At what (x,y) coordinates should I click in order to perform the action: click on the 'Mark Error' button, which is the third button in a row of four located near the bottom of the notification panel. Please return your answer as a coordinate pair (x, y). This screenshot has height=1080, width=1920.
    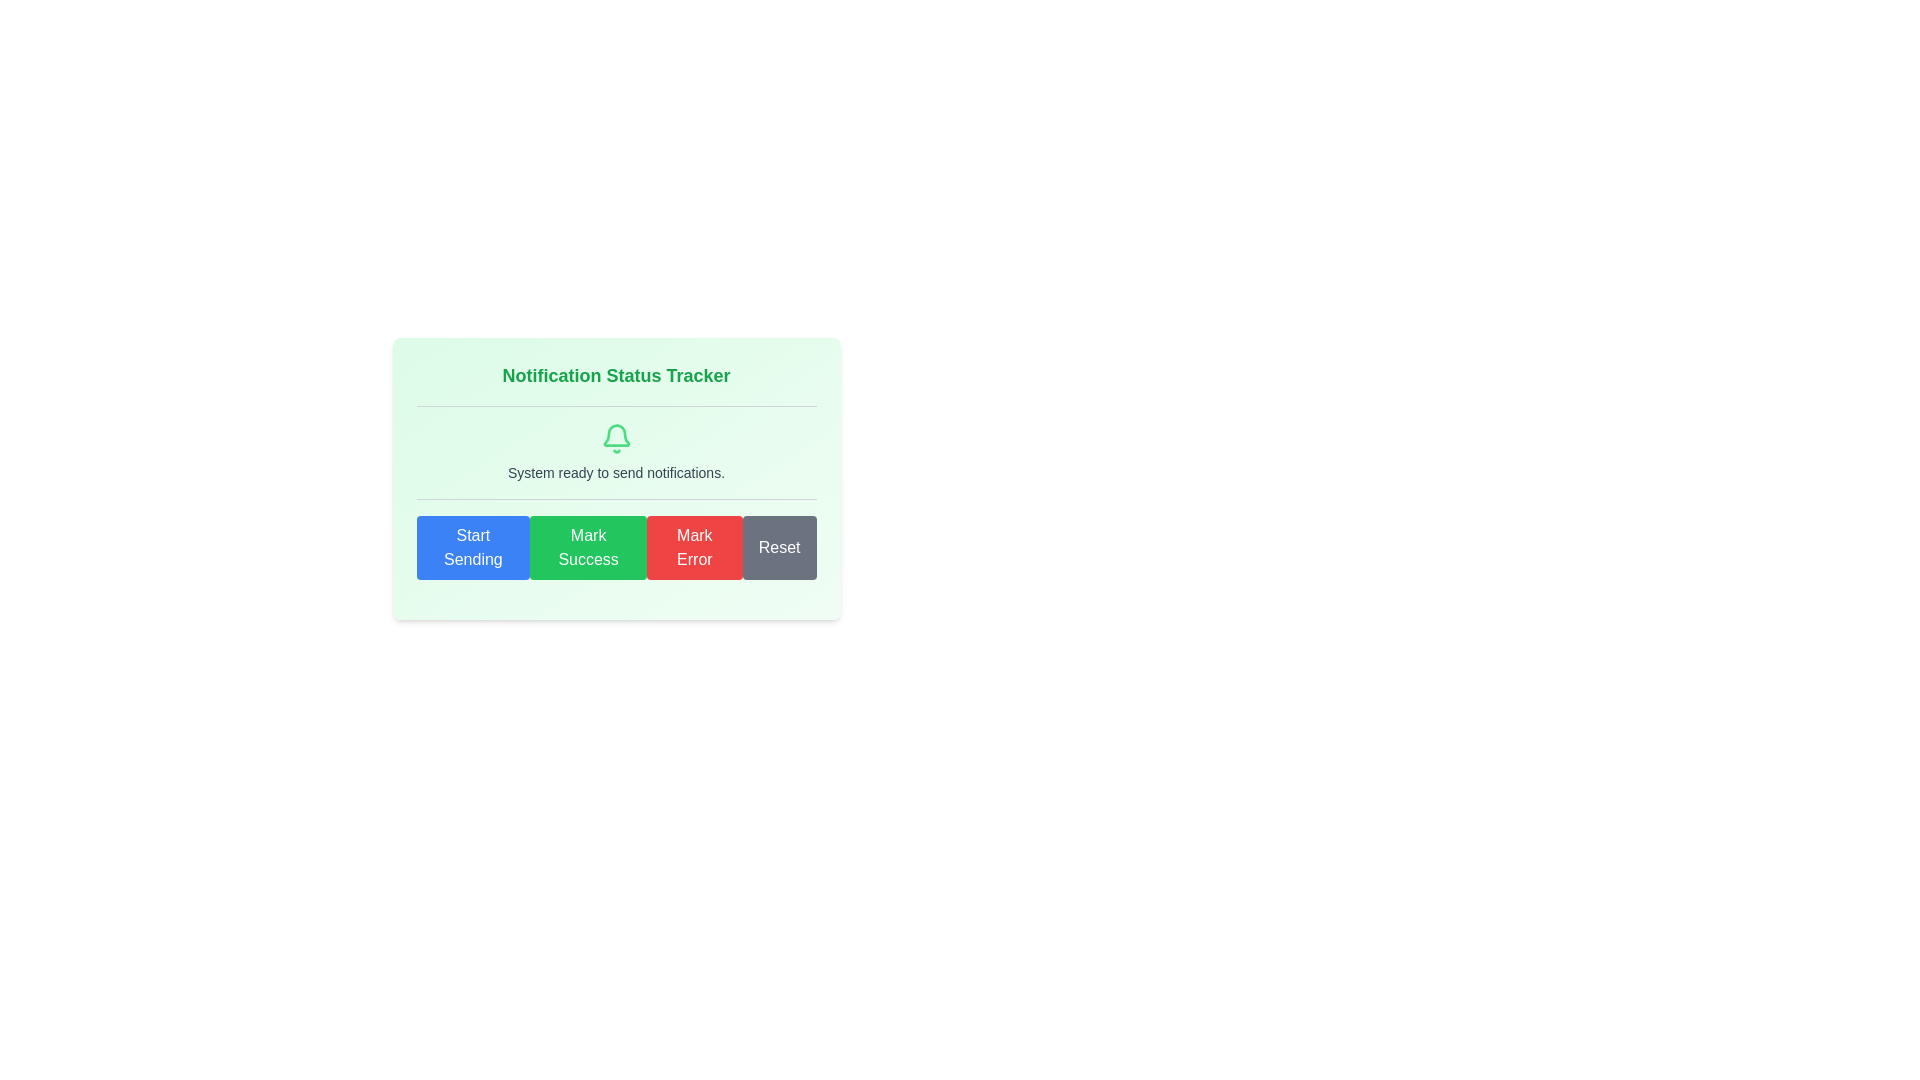
    Looking at the image, I should click on (694, 547).